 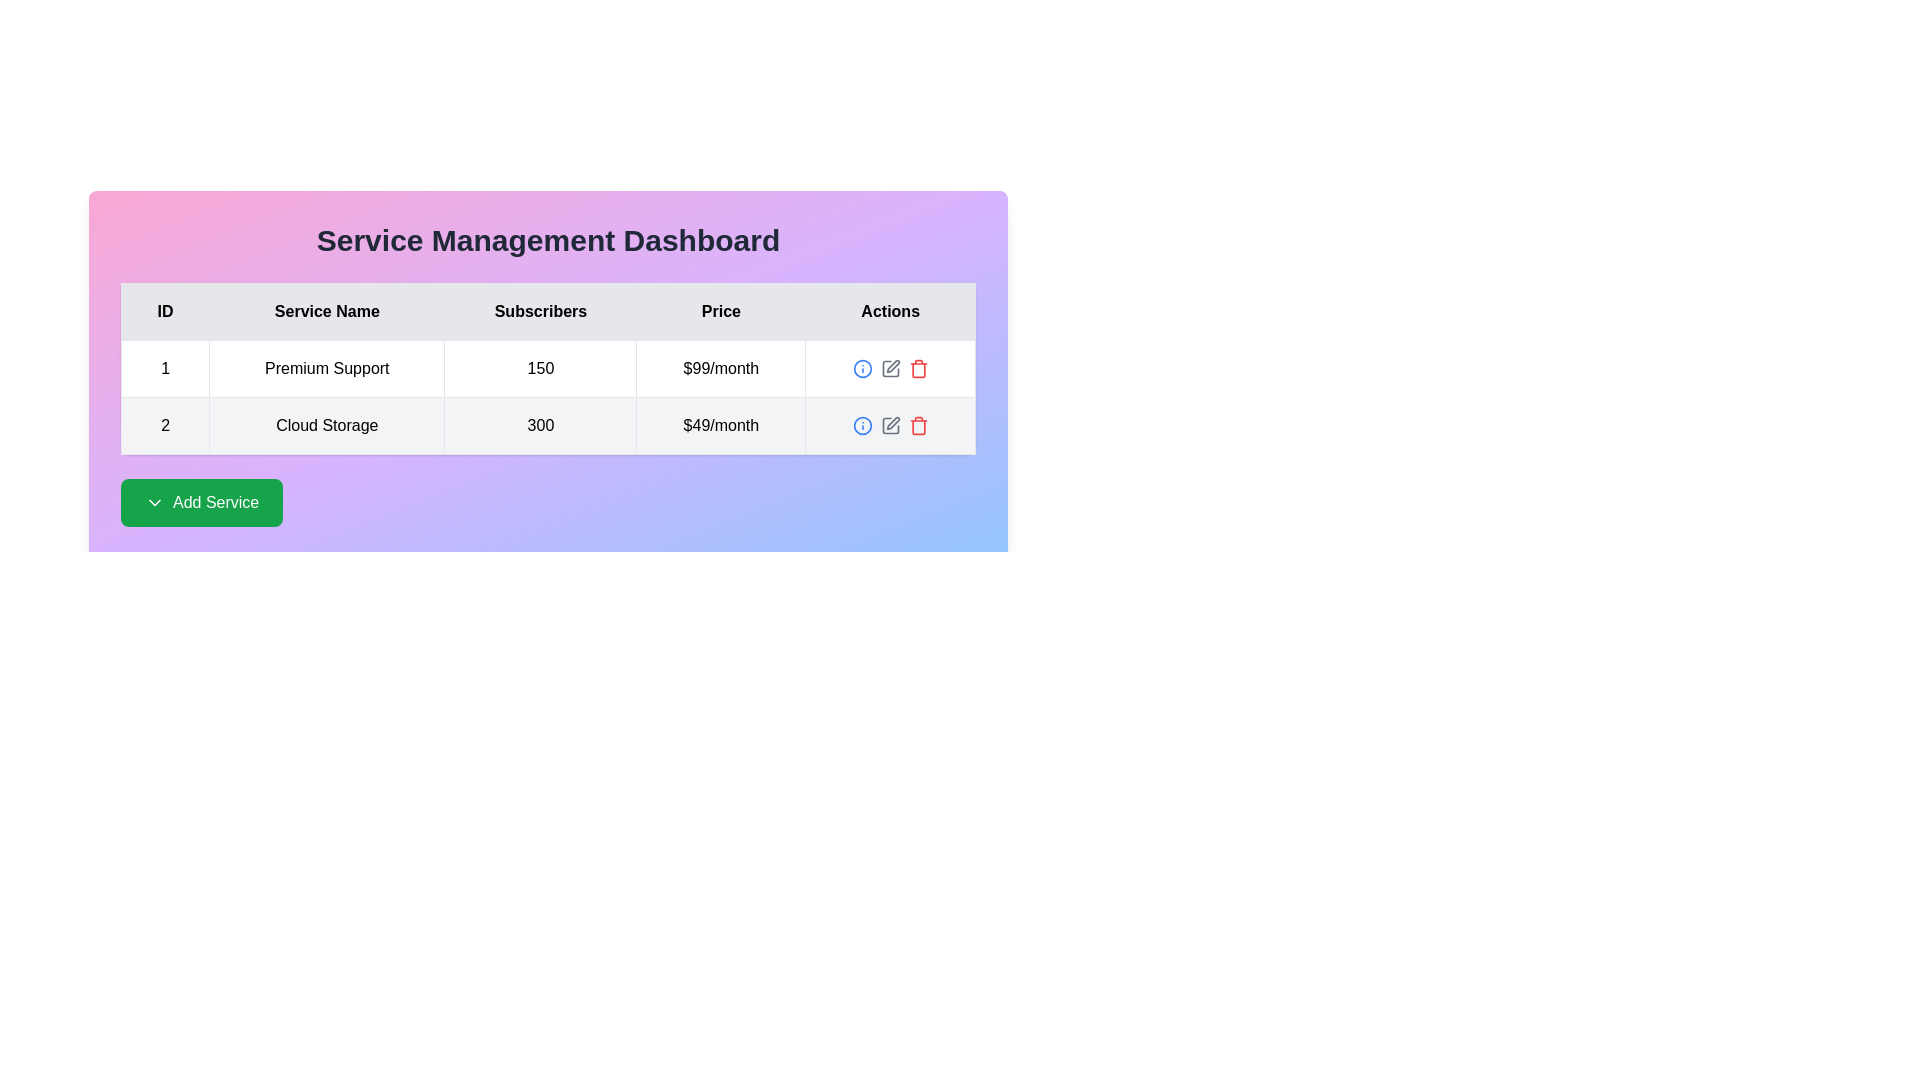 What do you see at coordinates (889, 369) in the screenshot?
I see `the button-like icon in the 'Actions' column of the first row` at bounding box center [889, 369].